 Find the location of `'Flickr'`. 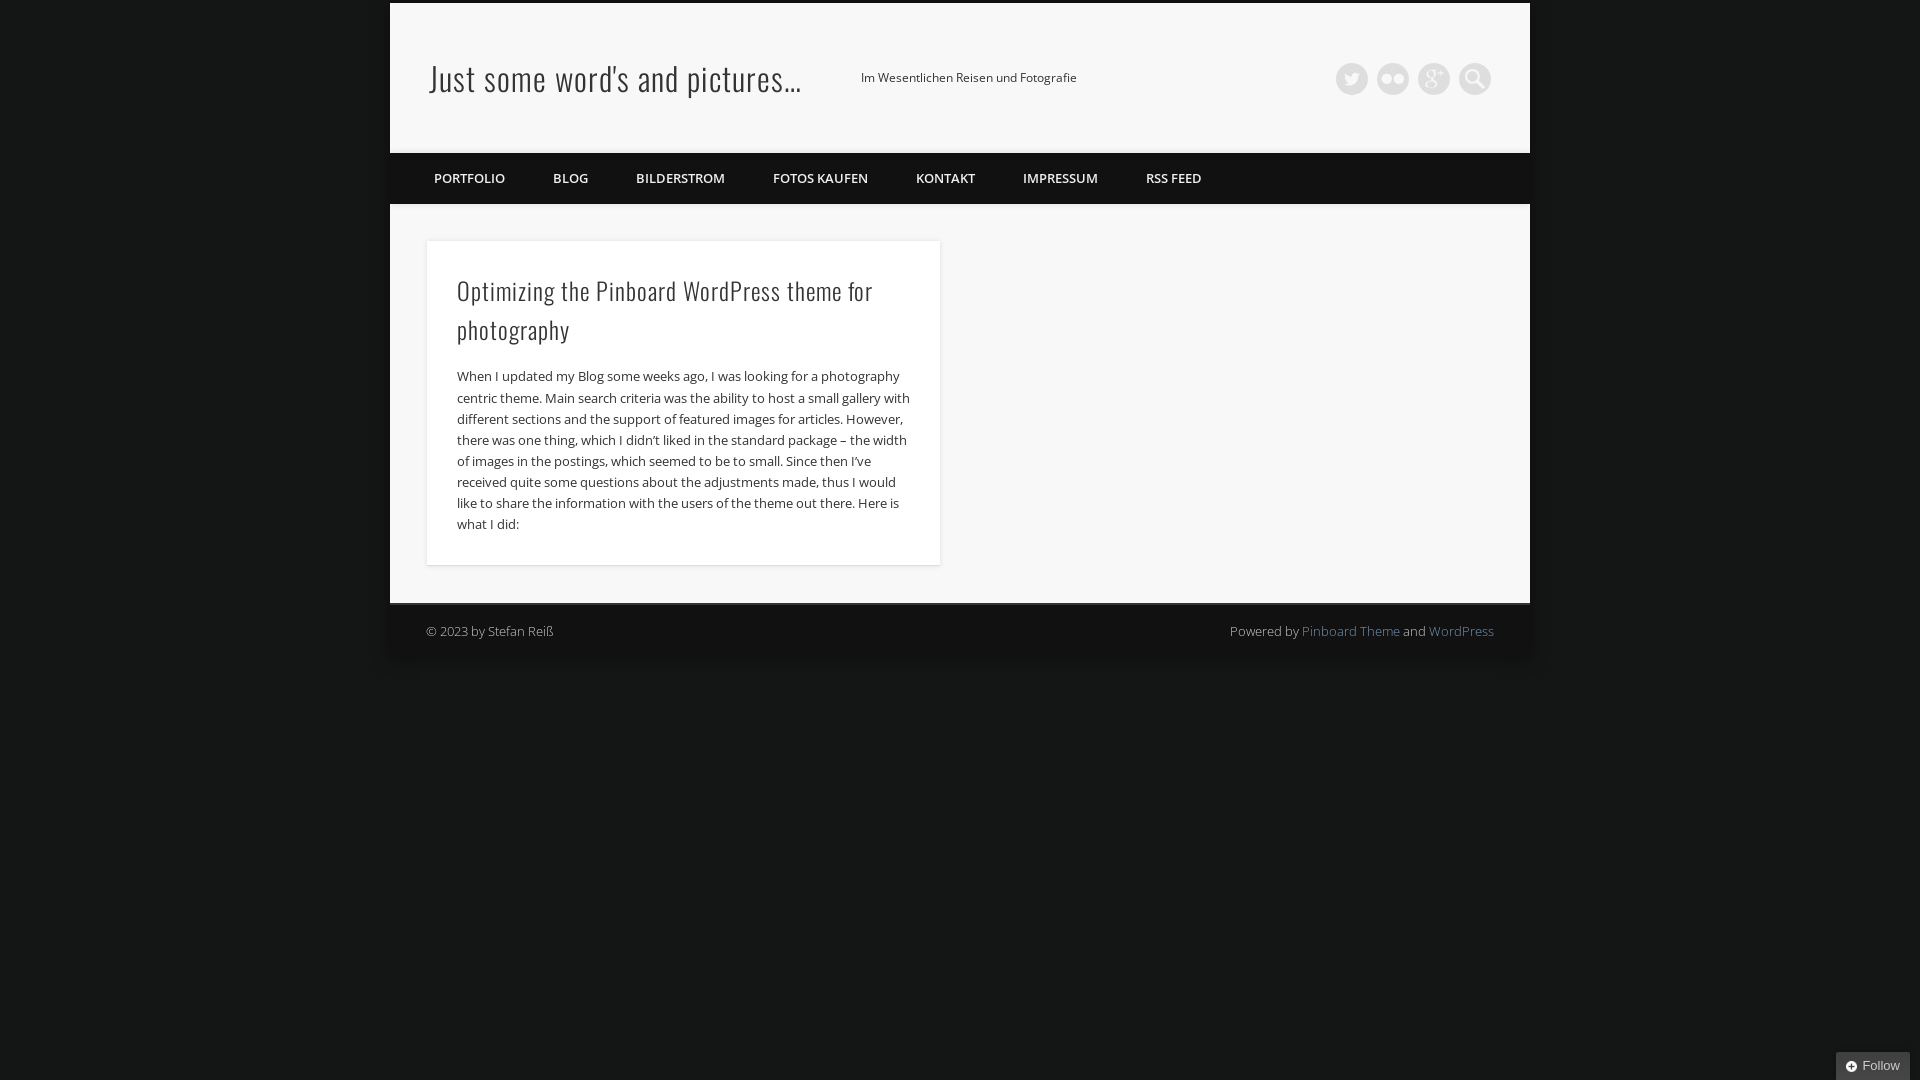

'Flickr' is located at coordinates (1376, 77).